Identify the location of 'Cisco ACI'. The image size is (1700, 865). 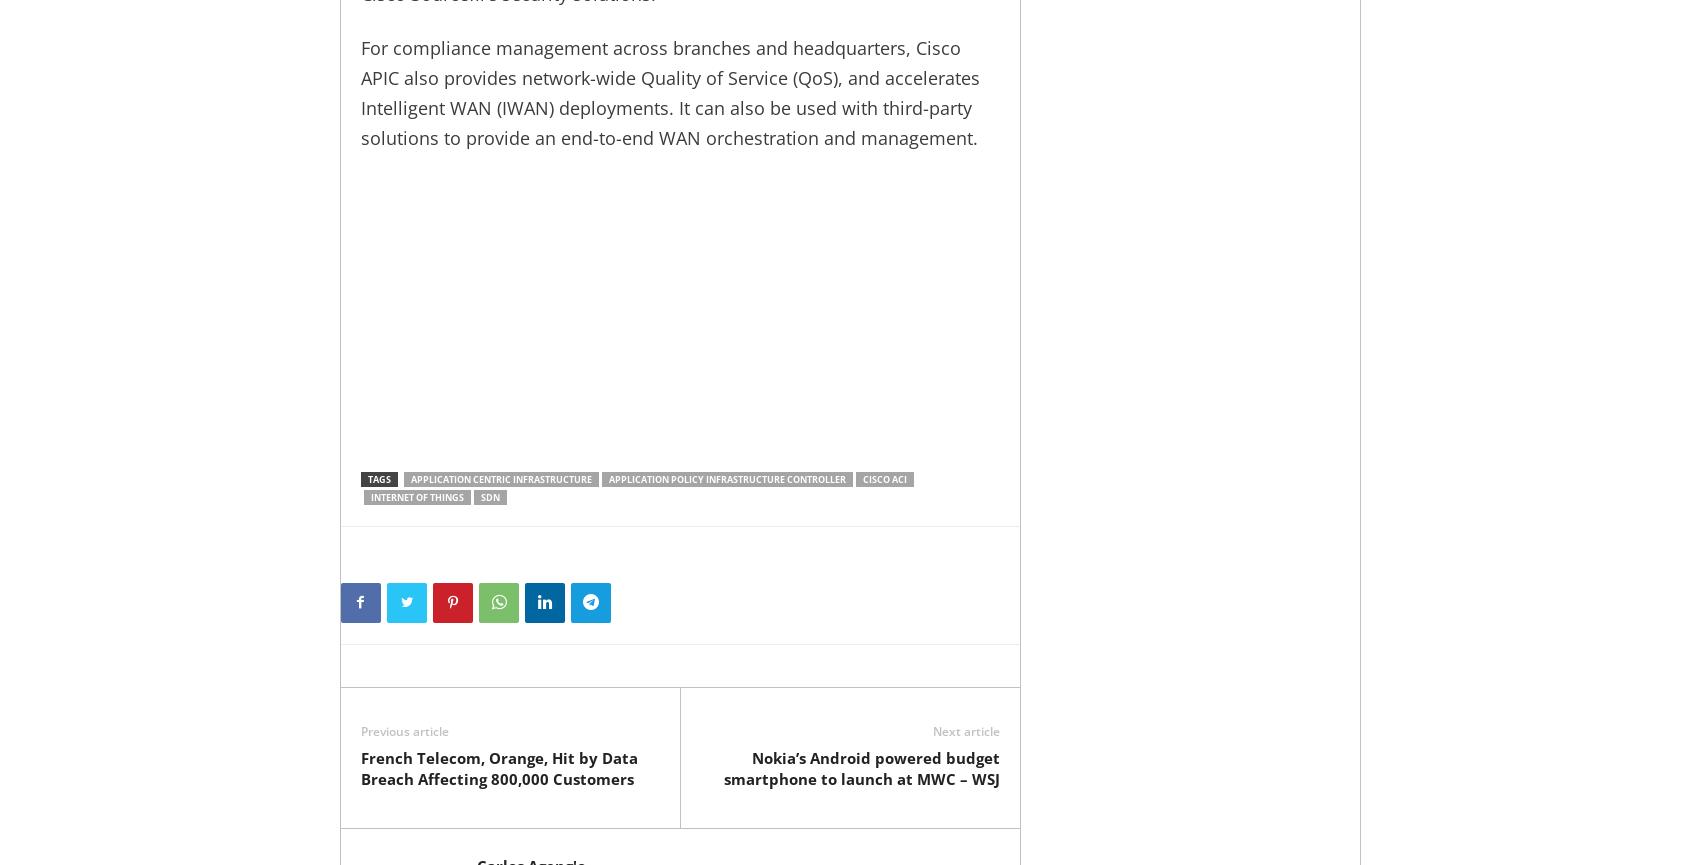
(884, 478).